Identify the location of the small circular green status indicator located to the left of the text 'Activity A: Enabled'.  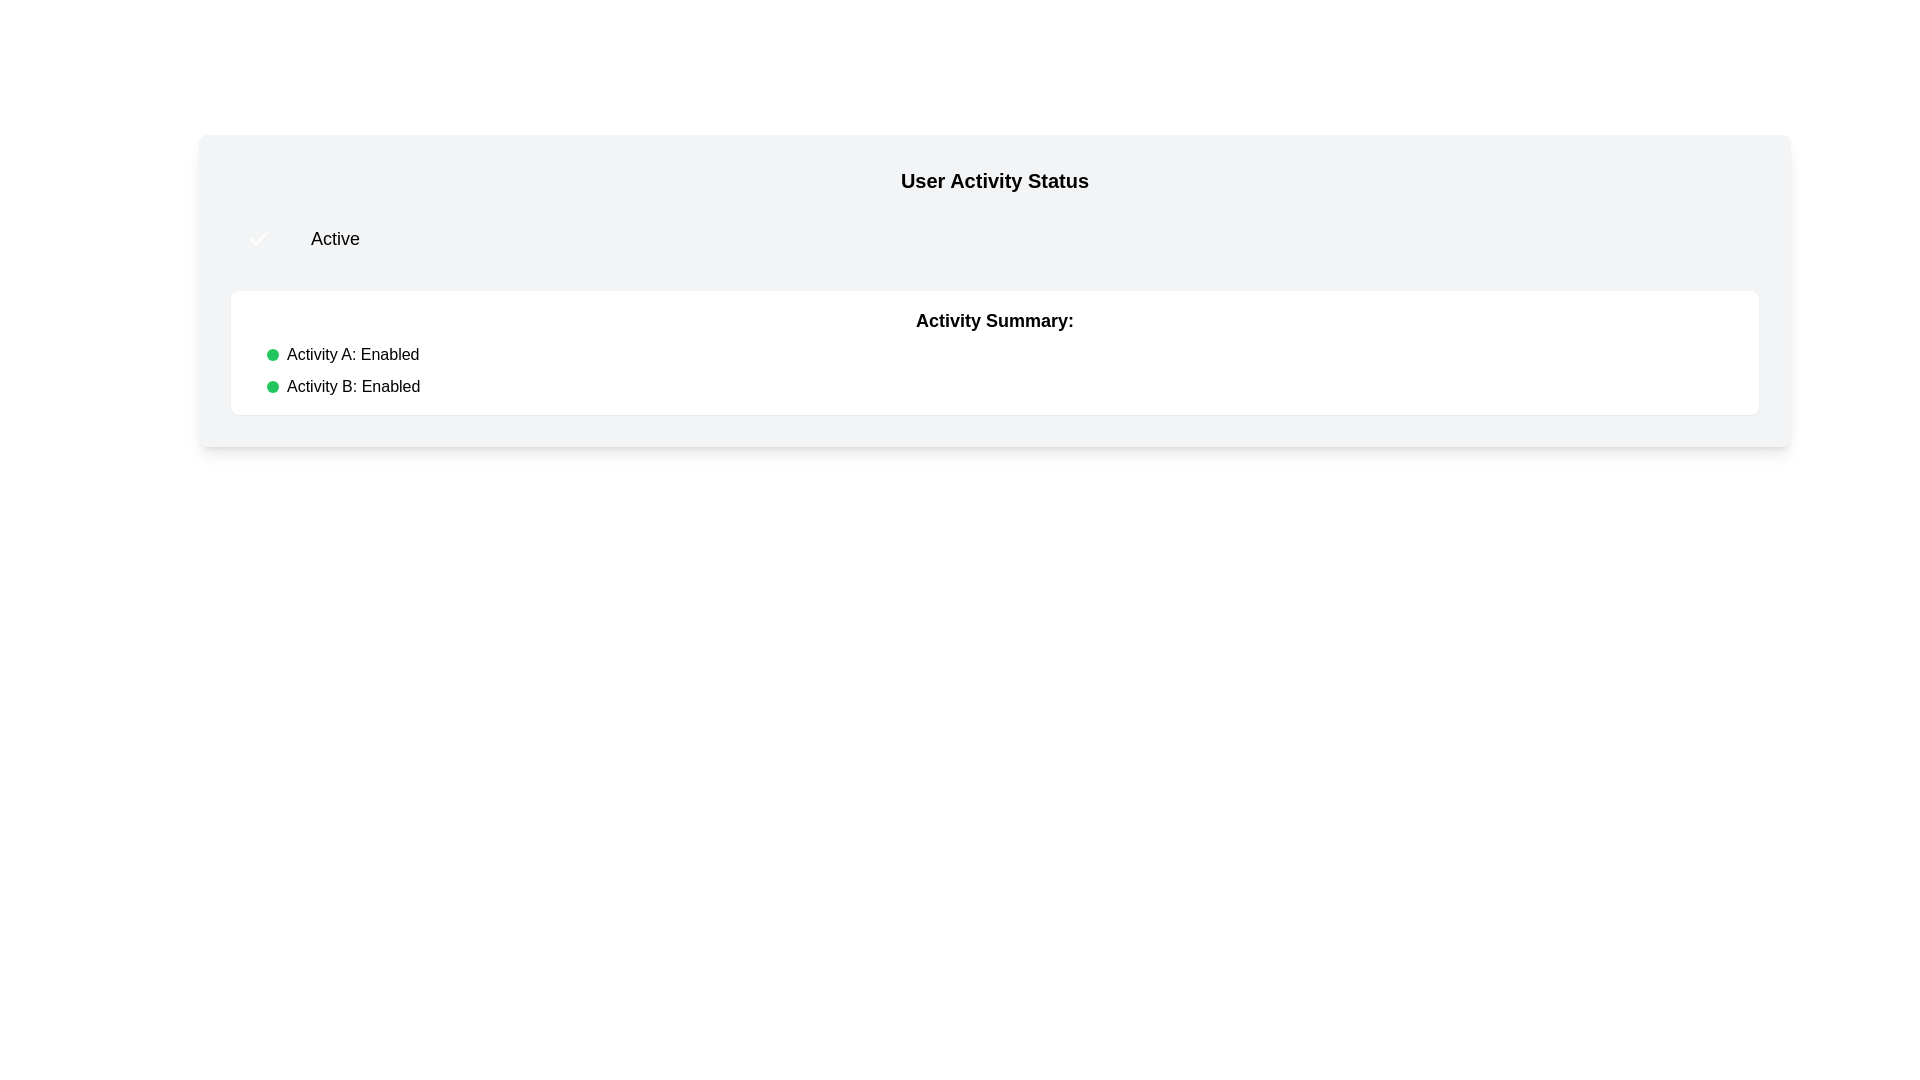
(272, 353).